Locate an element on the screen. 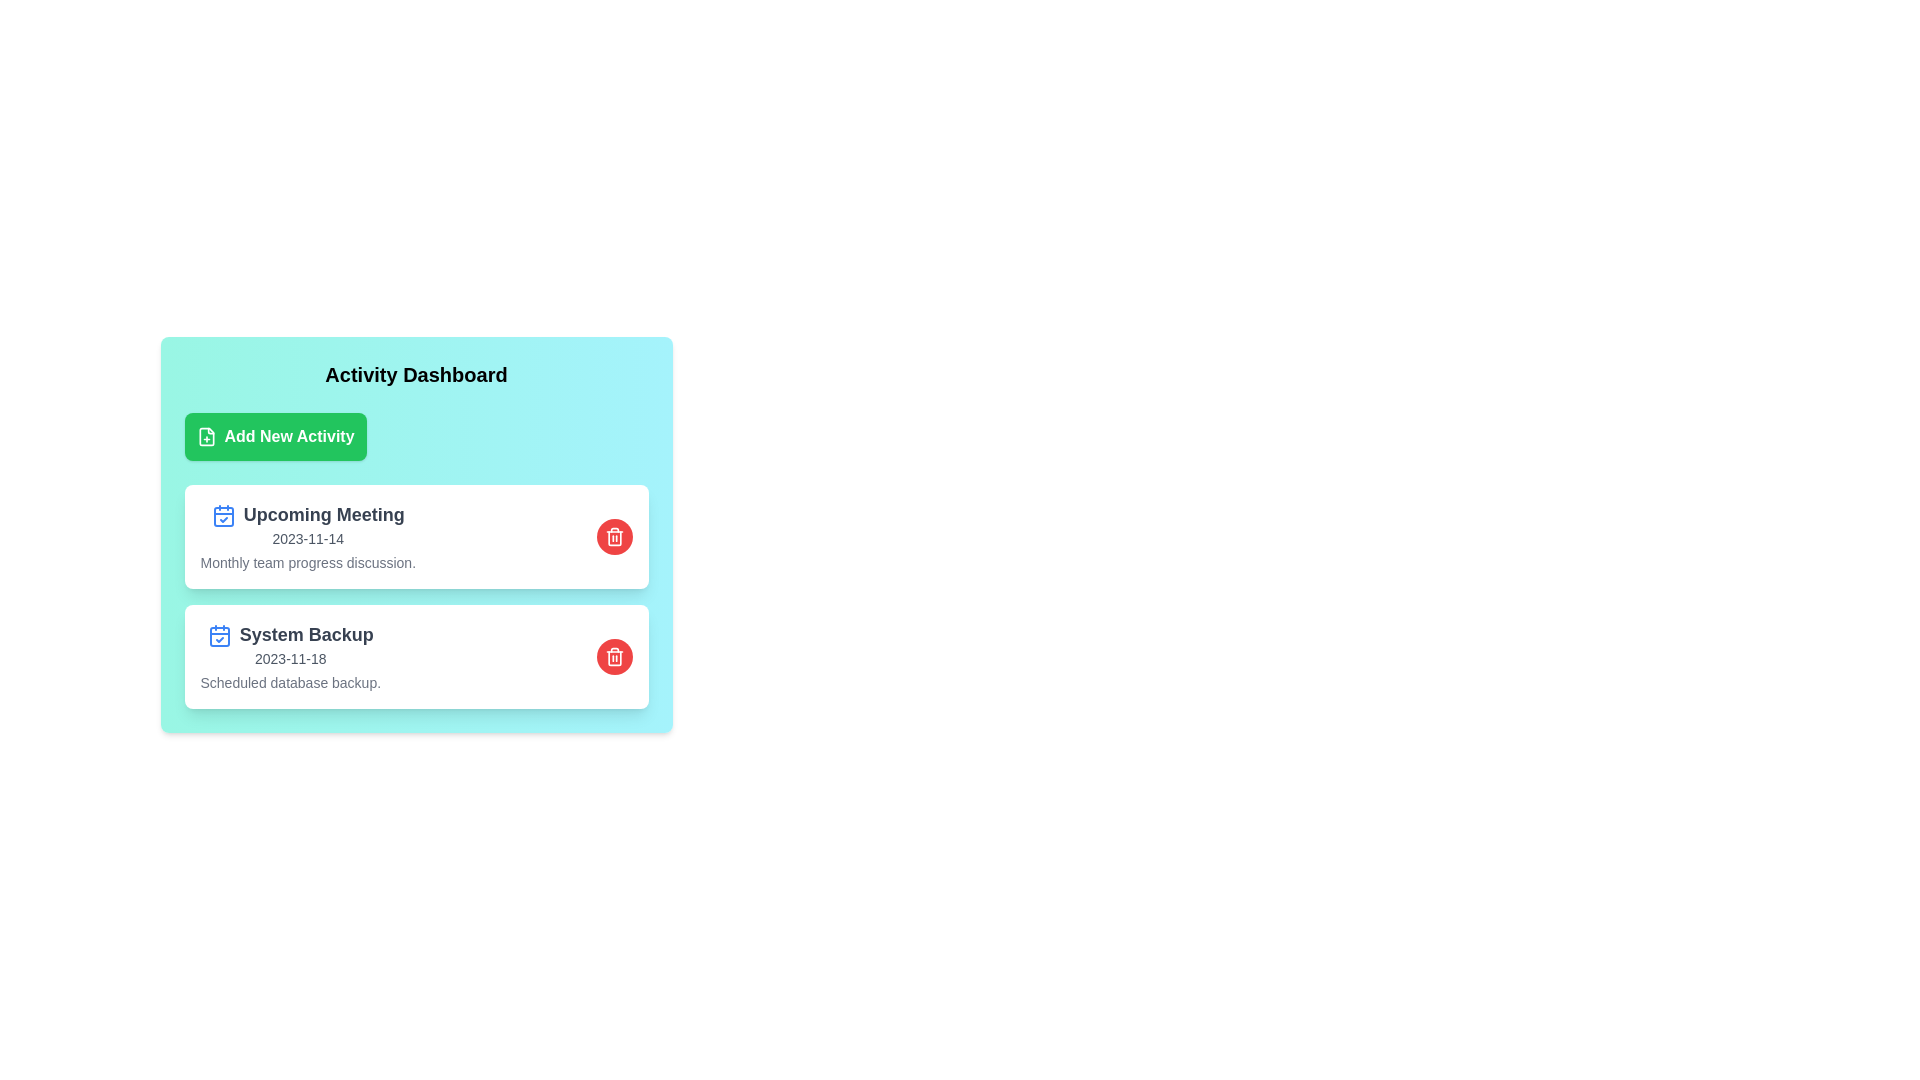 Image resolution: width=1920 pixels, height=1080 pixels. the 'Add New Activity' button is located at coordinates (274, 435).